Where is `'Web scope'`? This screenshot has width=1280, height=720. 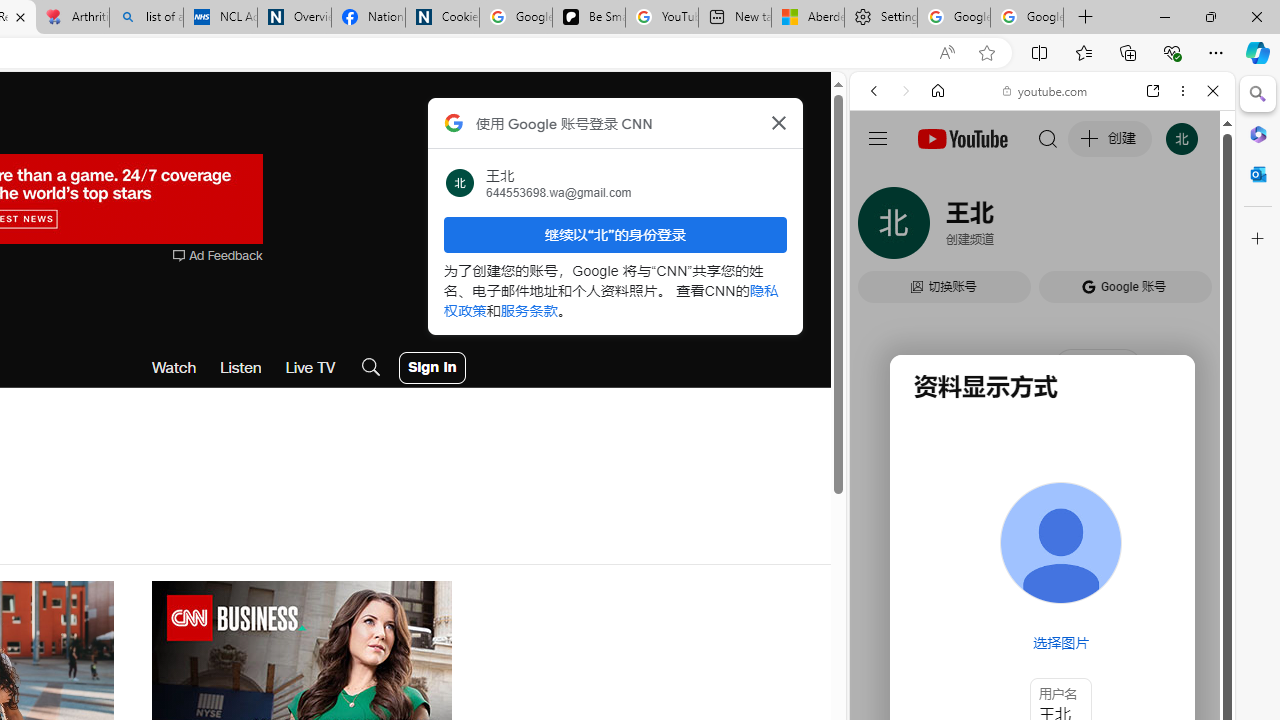 'Web scope' is located at coordinates (881, 180).